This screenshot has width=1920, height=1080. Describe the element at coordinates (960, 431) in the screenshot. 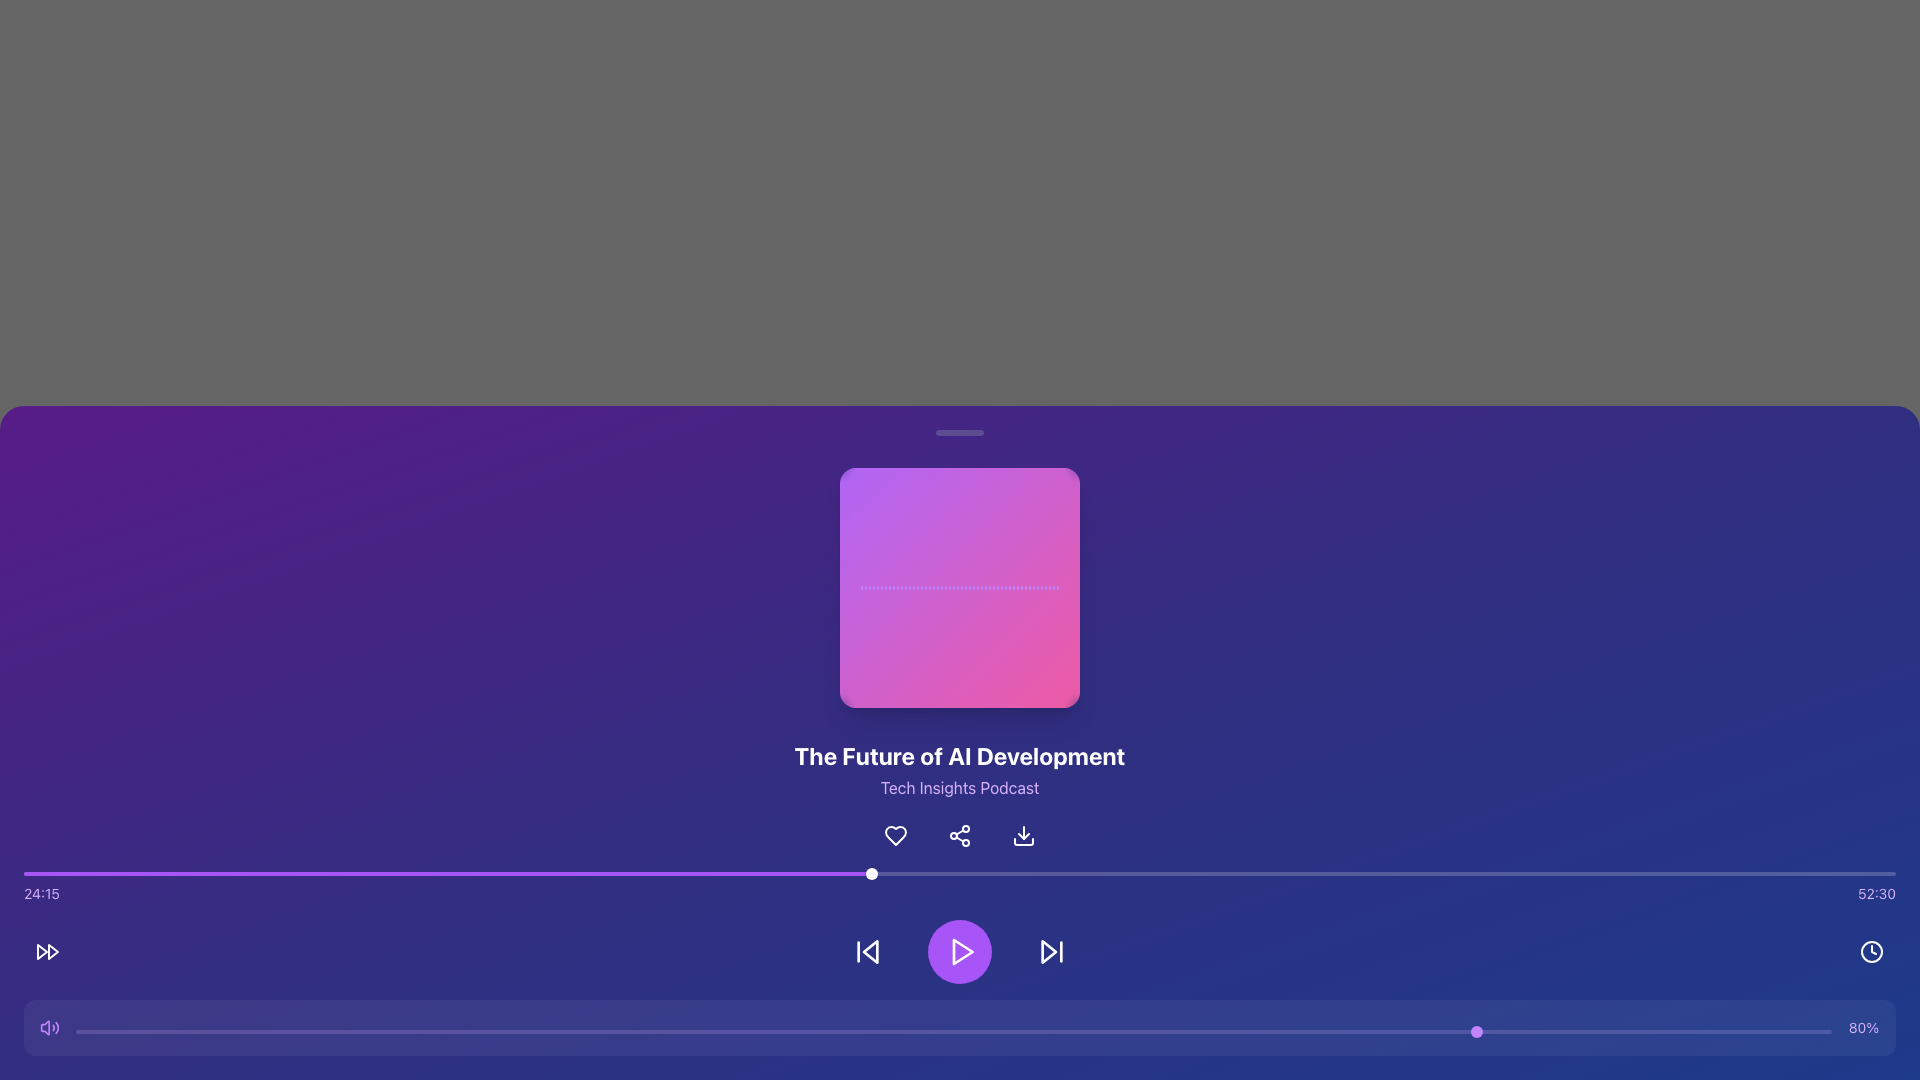

I see `the static decorative bar located centrally above the audio player, which serves as a visual separator within the interface` at that location.